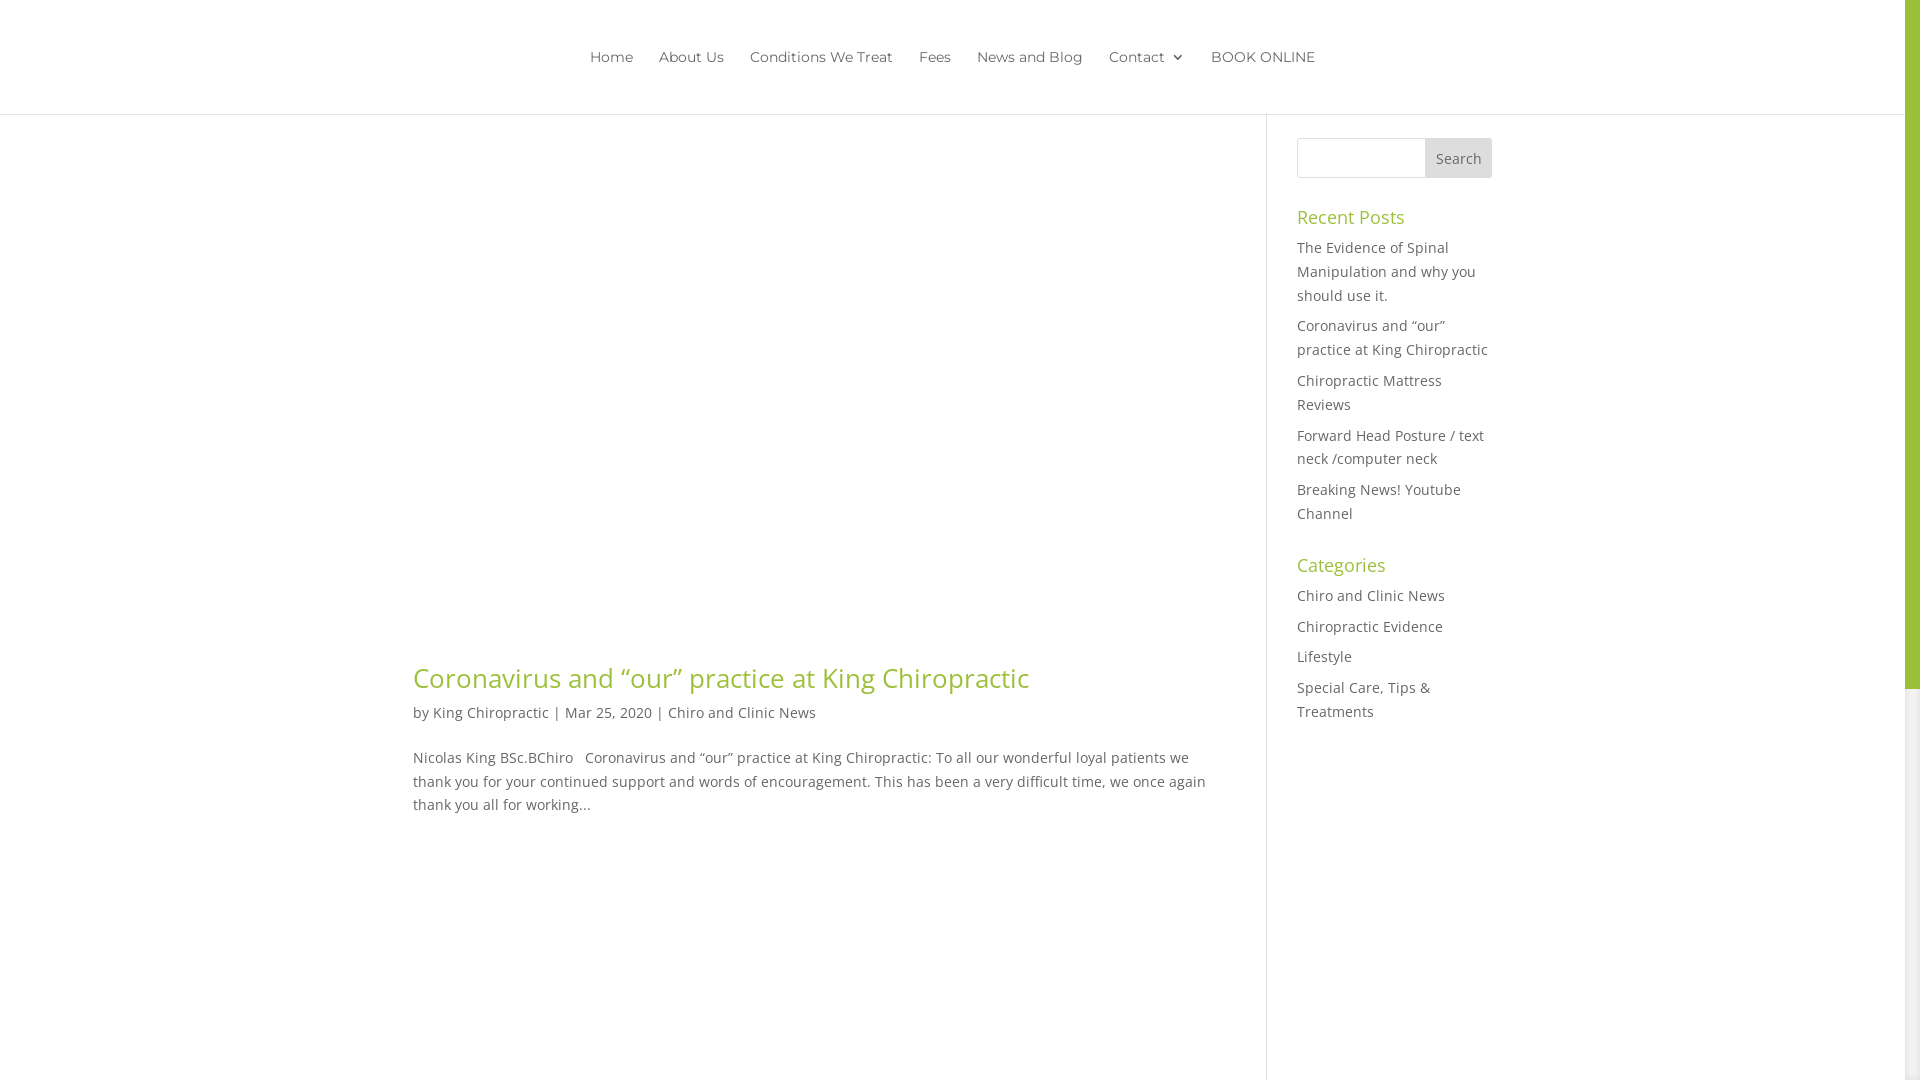 The image size is (1920, 1080). I want to click on 'Breaking News! Youtube Channel', so click(1377, 500).